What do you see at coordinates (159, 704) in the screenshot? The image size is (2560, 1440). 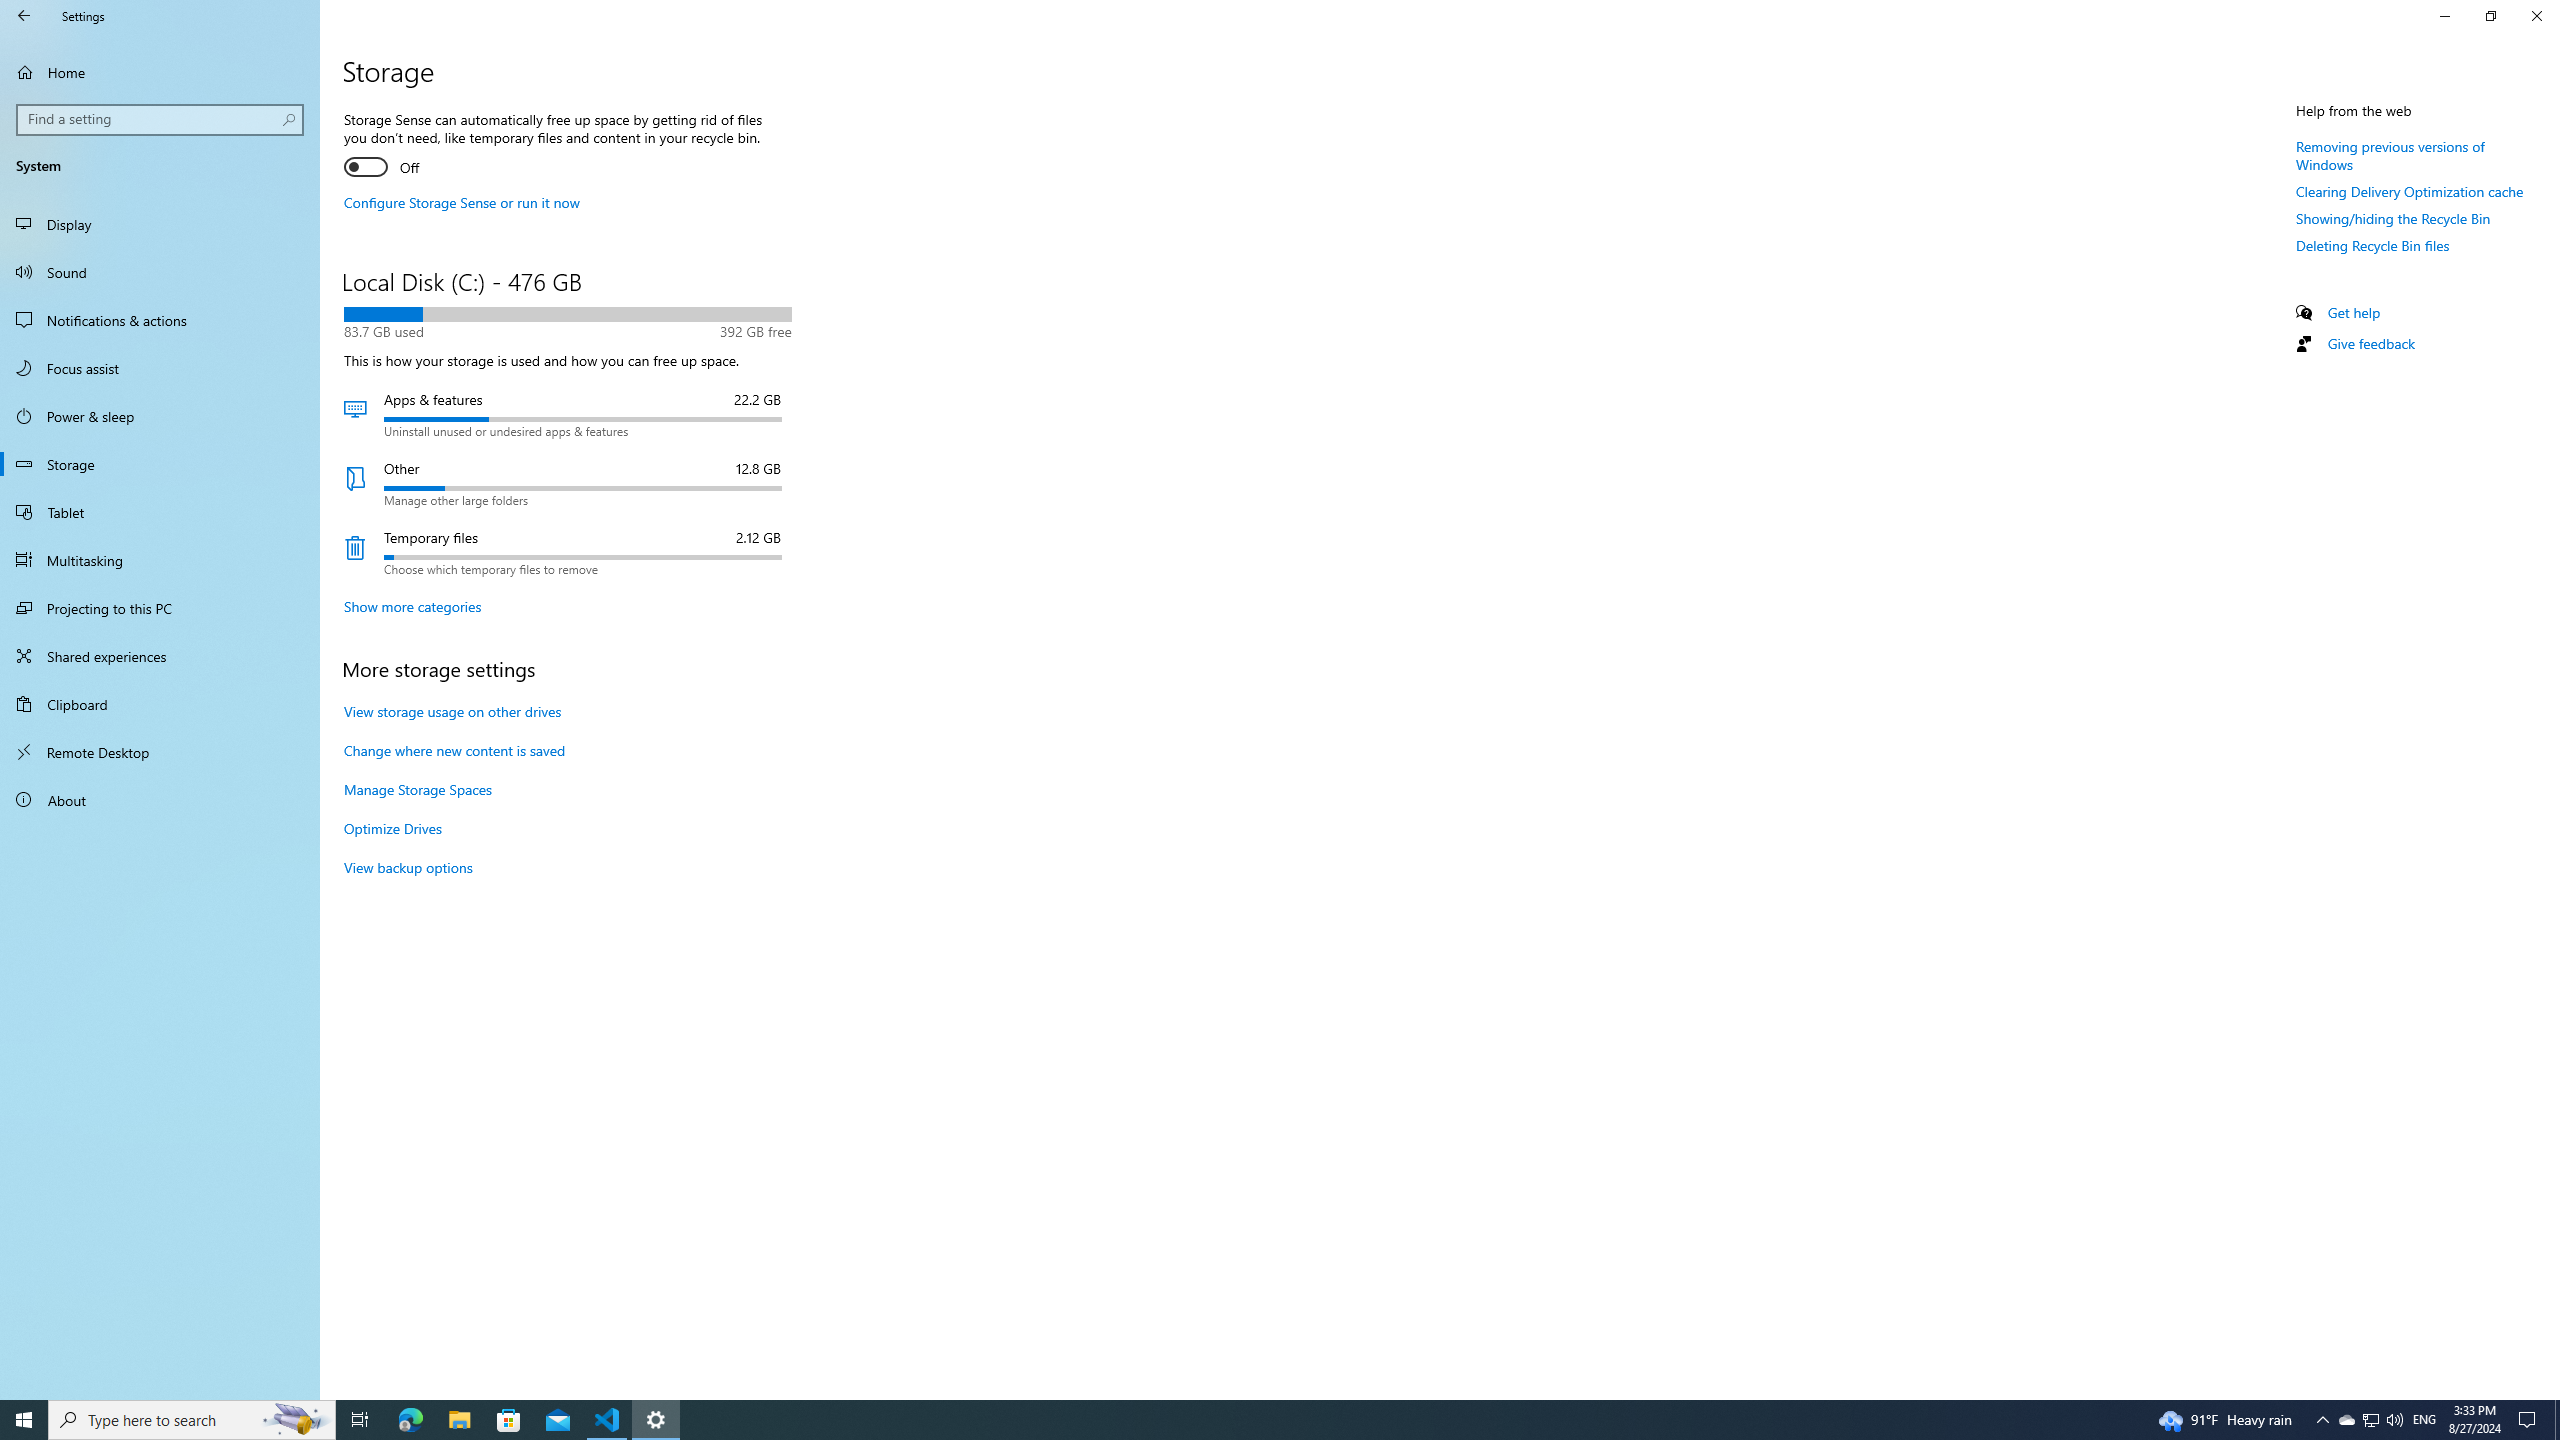 I see `'Clipboard'` at bounding box center [159, 704].